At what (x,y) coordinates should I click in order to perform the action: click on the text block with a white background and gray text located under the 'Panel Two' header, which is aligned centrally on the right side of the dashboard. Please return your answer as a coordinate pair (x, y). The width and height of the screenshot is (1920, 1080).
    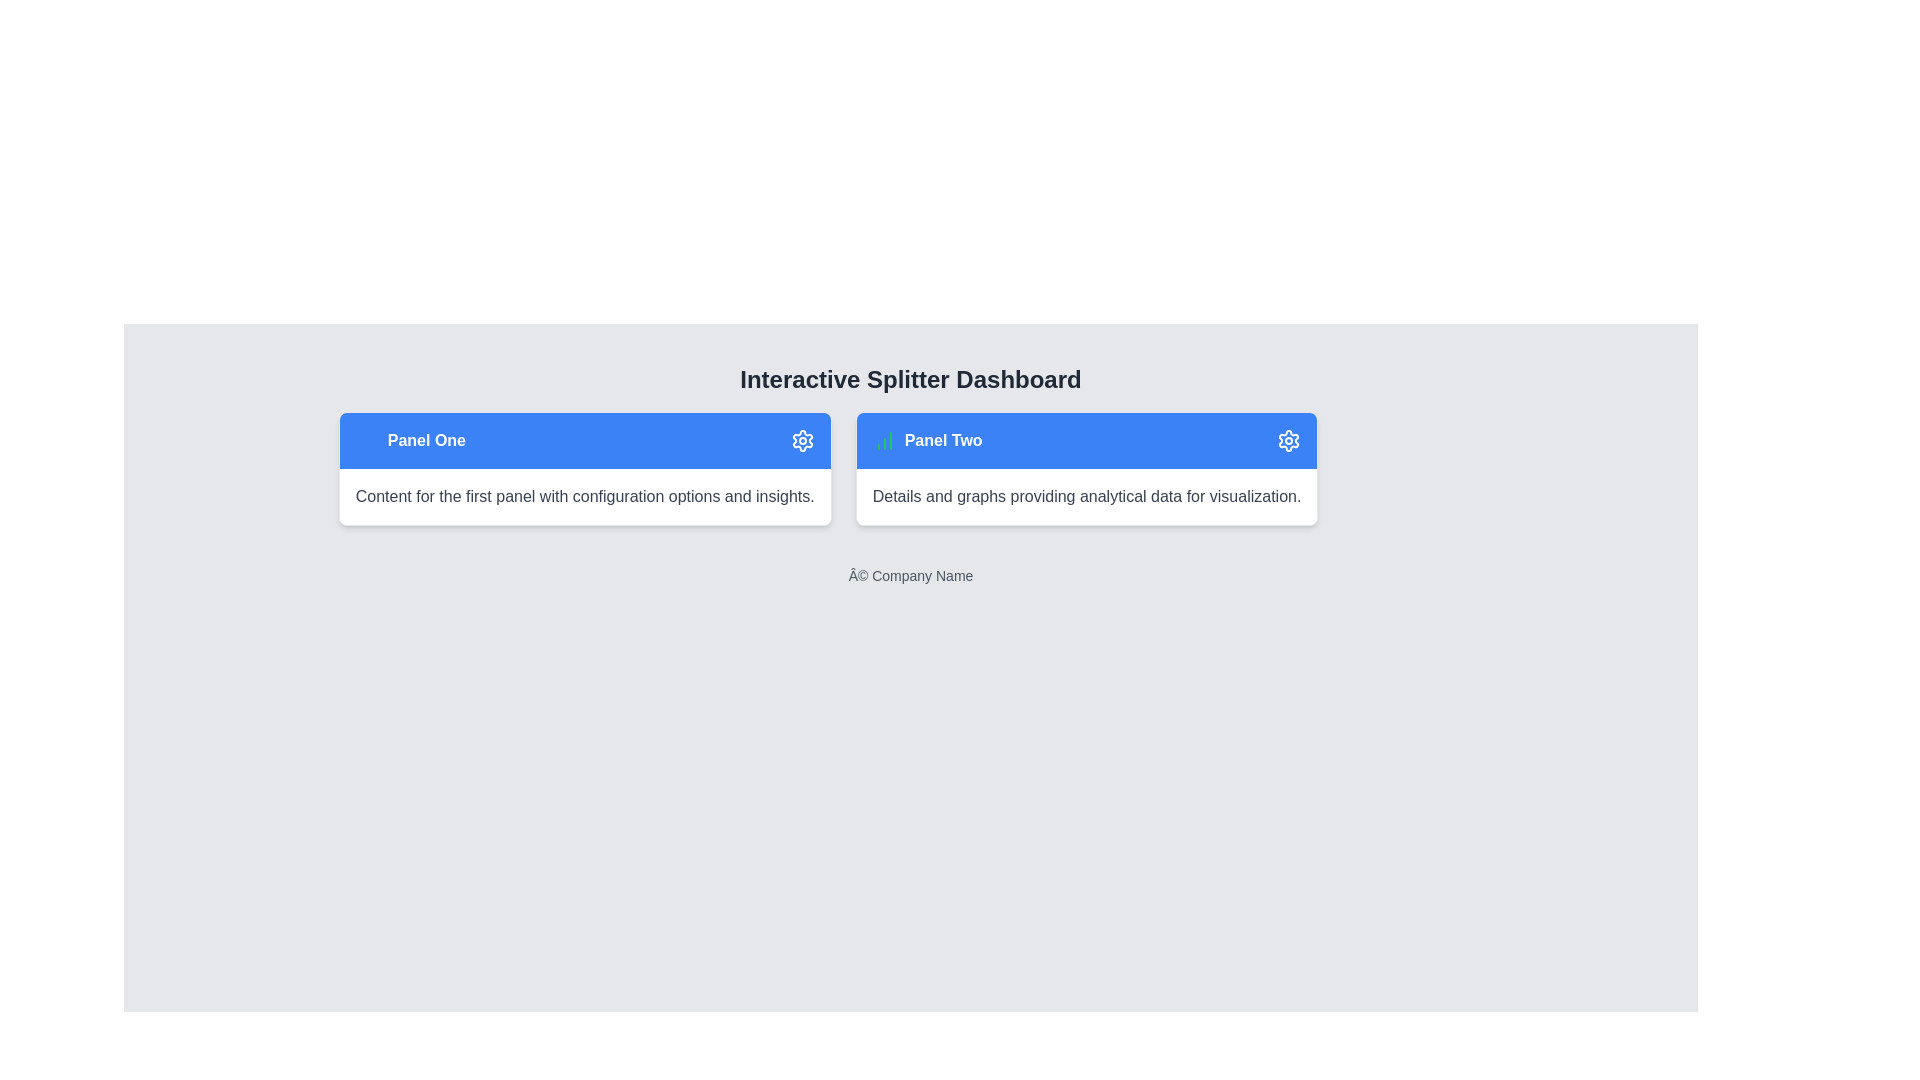
    Looking at the image, I should click on (1086, 496).